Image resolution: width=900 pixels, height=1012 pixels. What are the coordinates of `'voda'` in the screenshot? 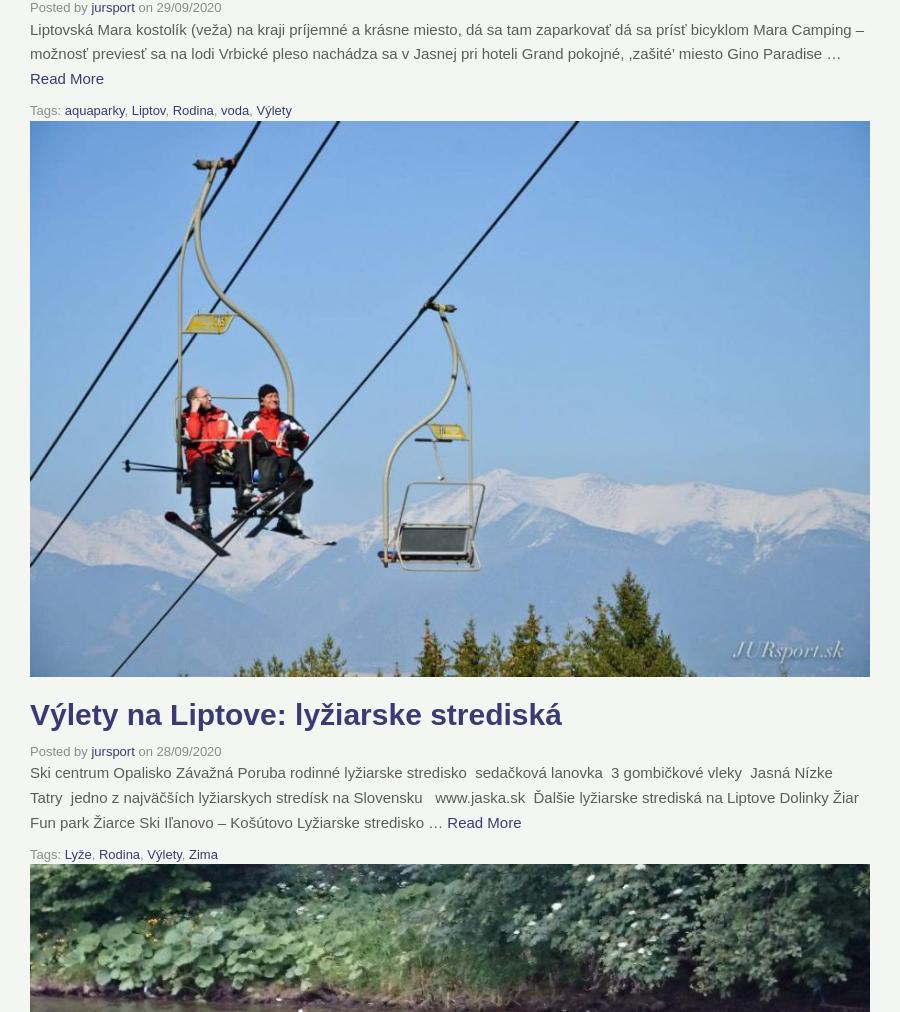 It's located at (221, 108).